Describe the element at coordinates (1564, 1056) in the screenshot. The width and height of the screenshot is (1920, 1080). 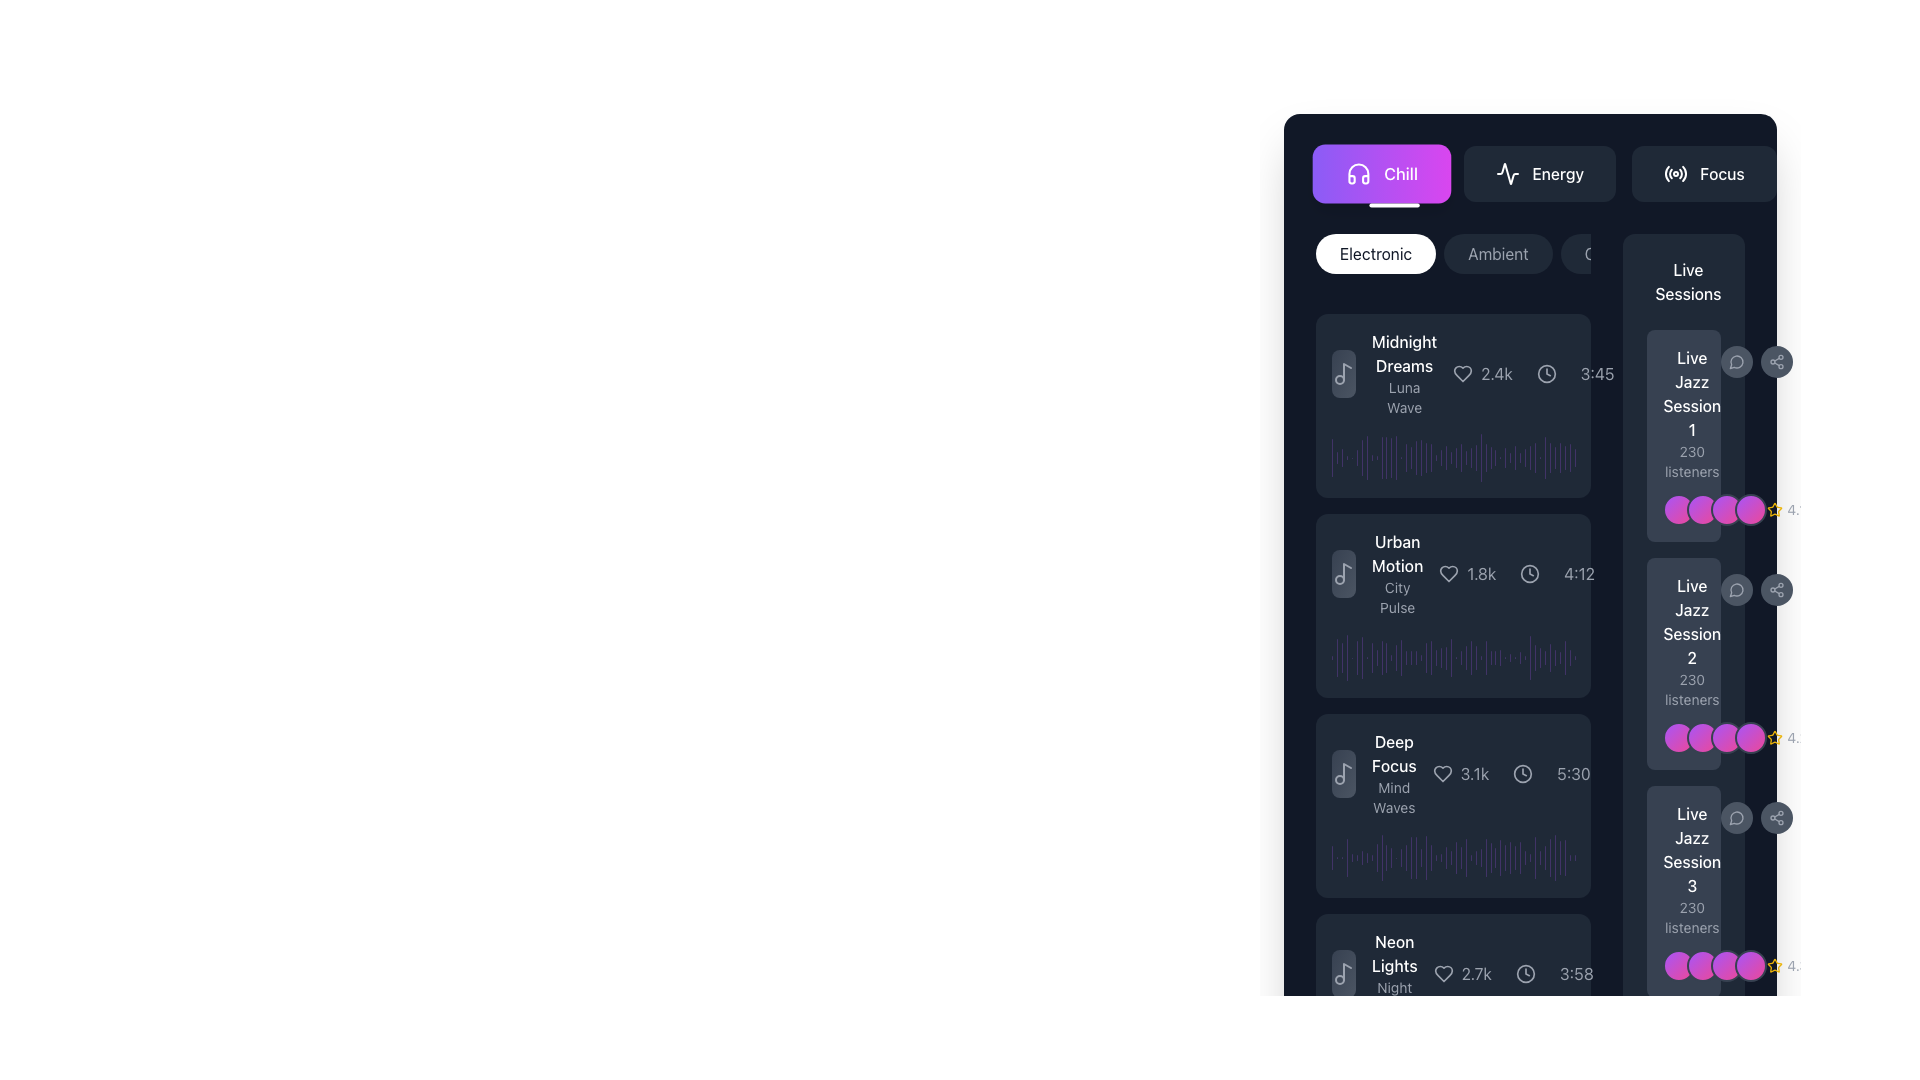
I see `the 51st vertical bar in the histogram-like representation, which is a light purple rounded bar with a translucent design` at that location.